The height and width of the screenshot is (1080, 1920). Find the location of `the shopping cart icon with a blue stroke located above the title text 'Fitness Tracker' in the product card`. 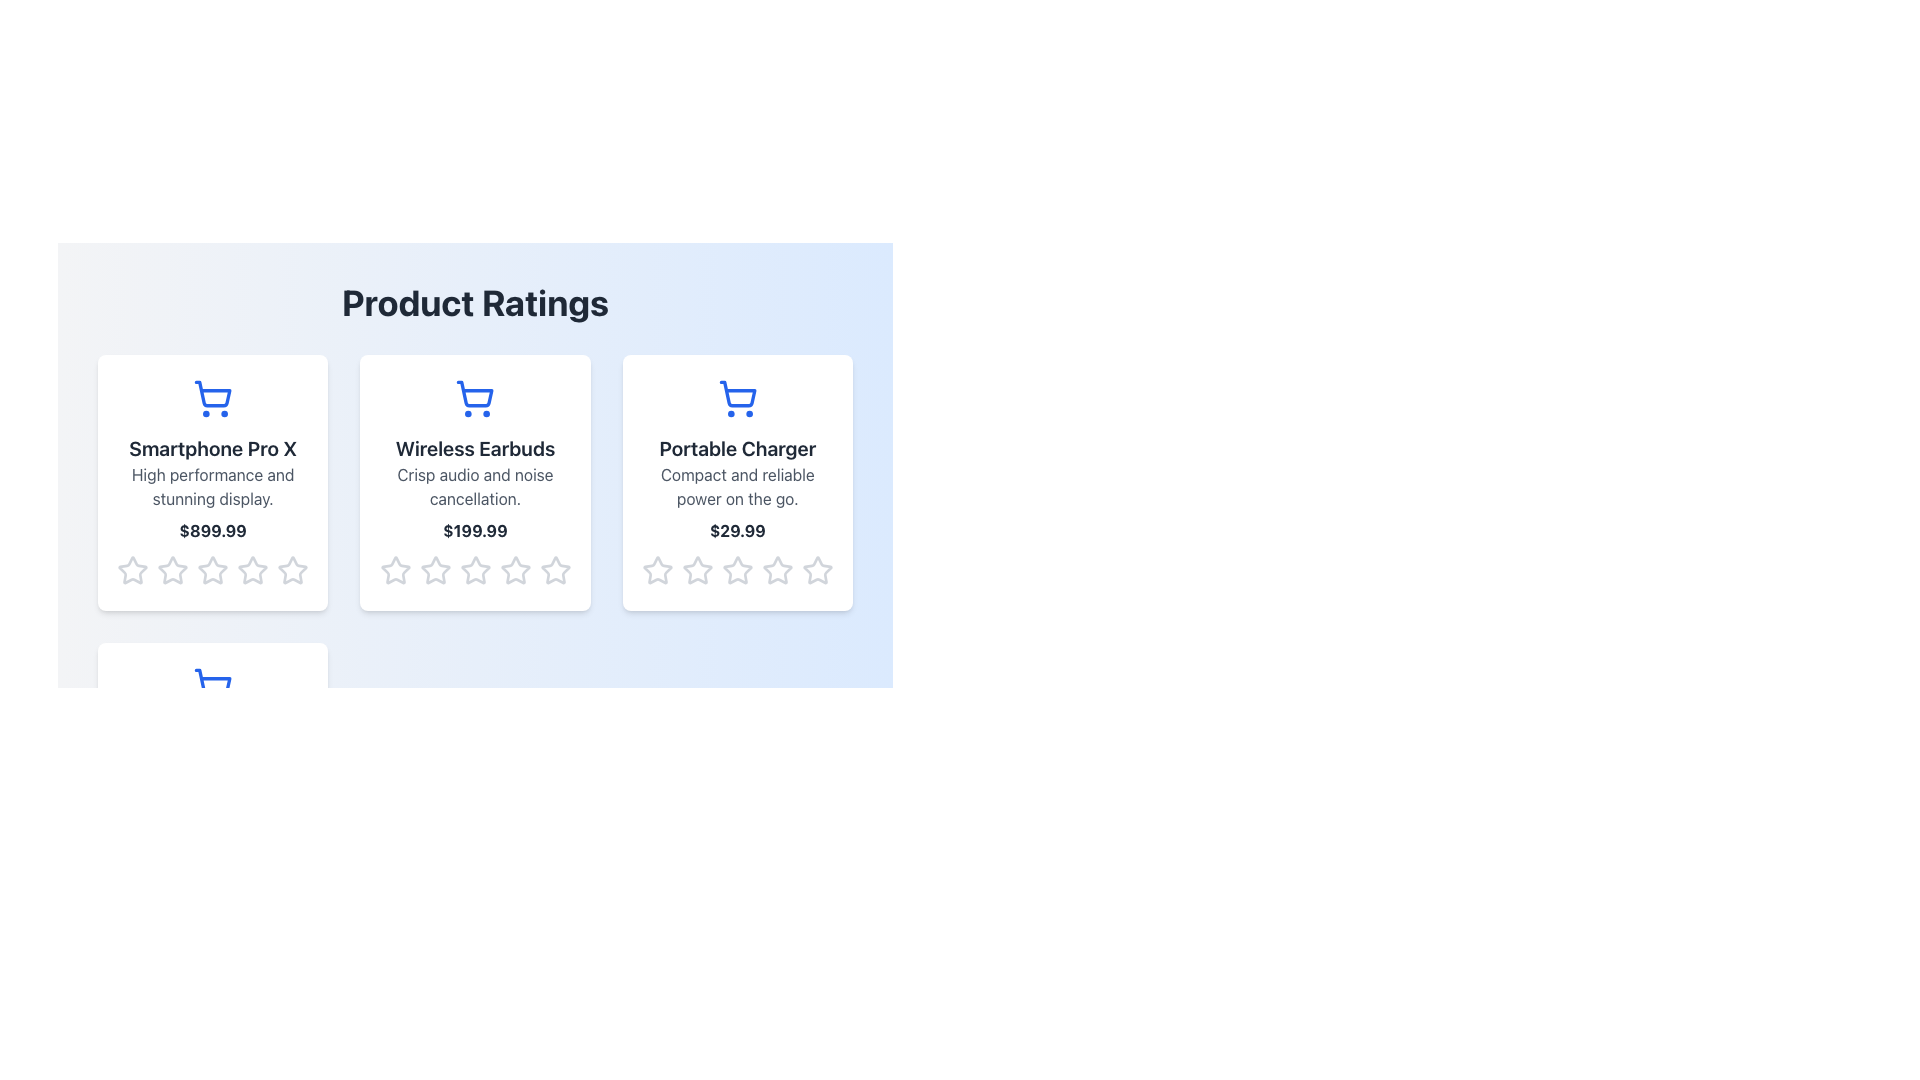

the shopping cart icon with a blue stroke located above the title text 'Fitness Tracker' in the product card is located at coordinates (213, 685).